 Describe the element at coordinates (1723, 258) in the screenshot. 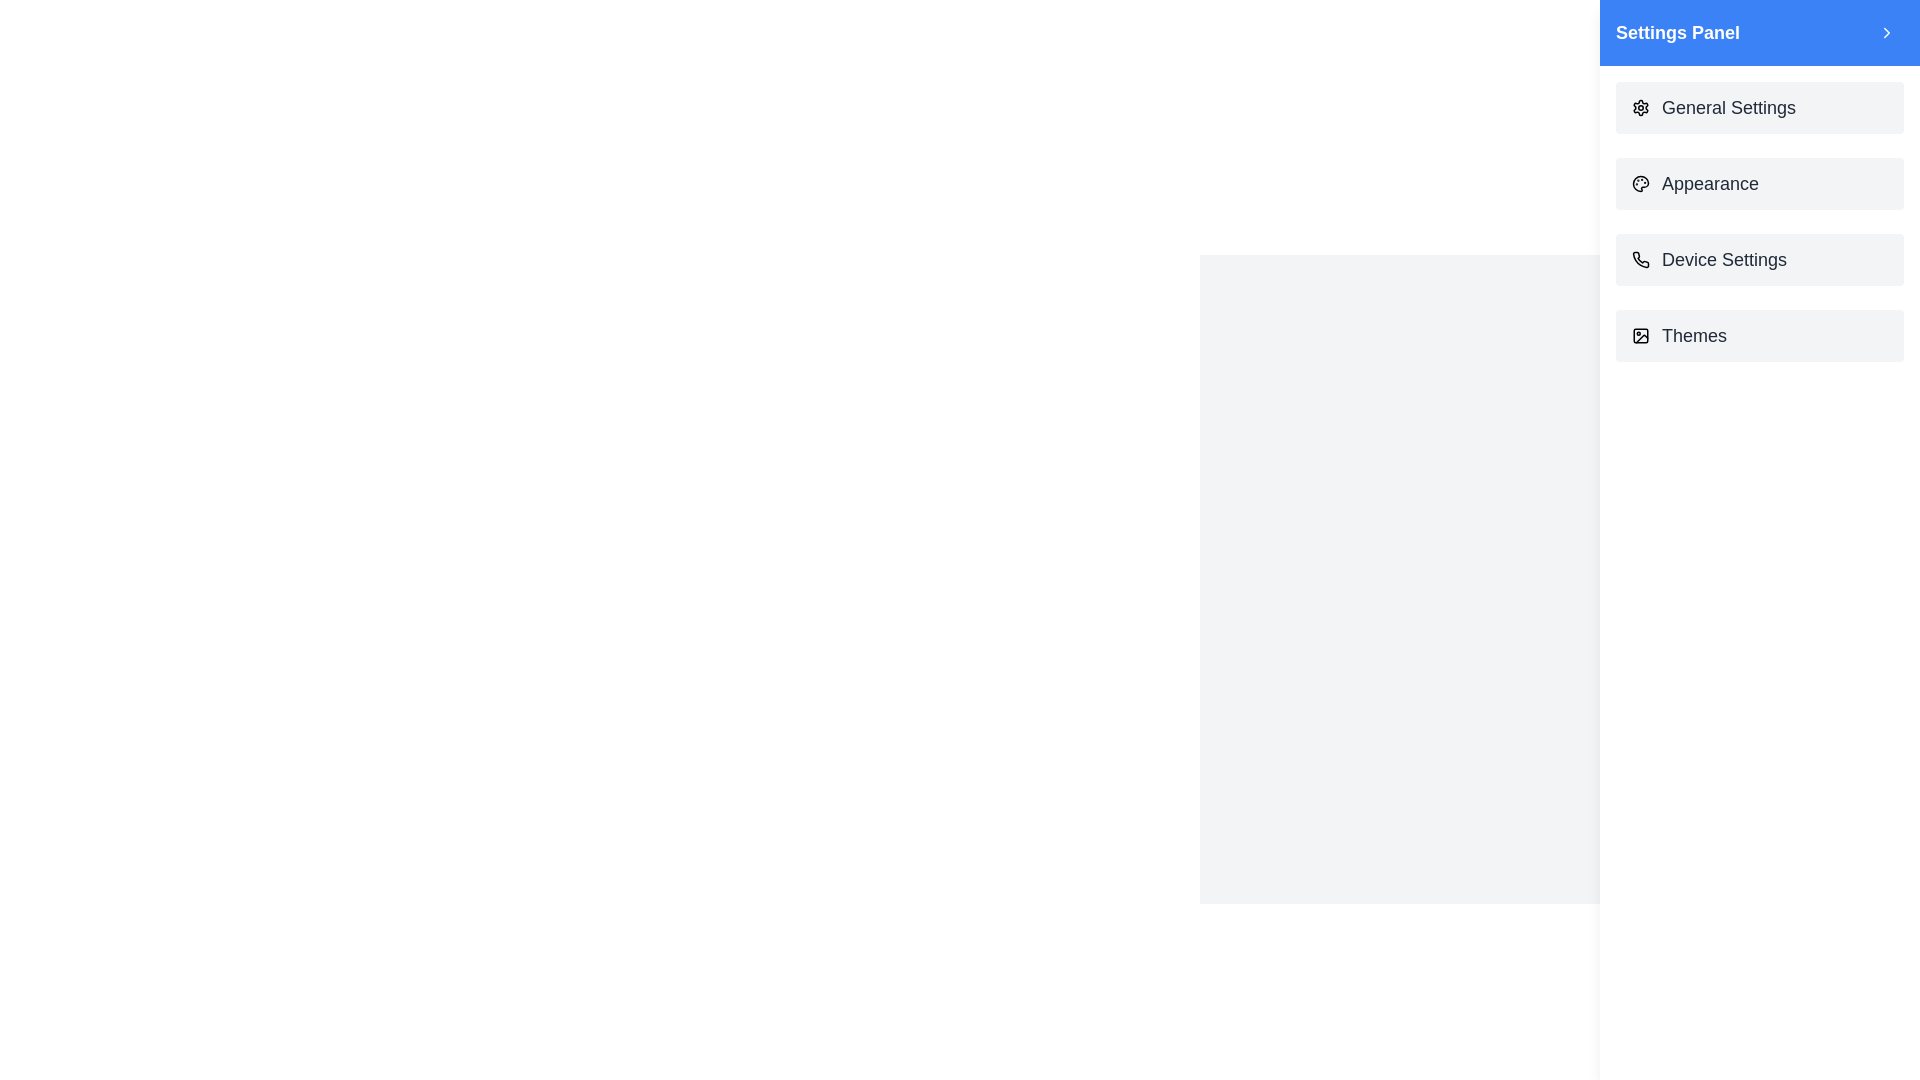

I see `the 'Device Settings' text label in the sidebar menu to potentially see a tooltip` at that location.